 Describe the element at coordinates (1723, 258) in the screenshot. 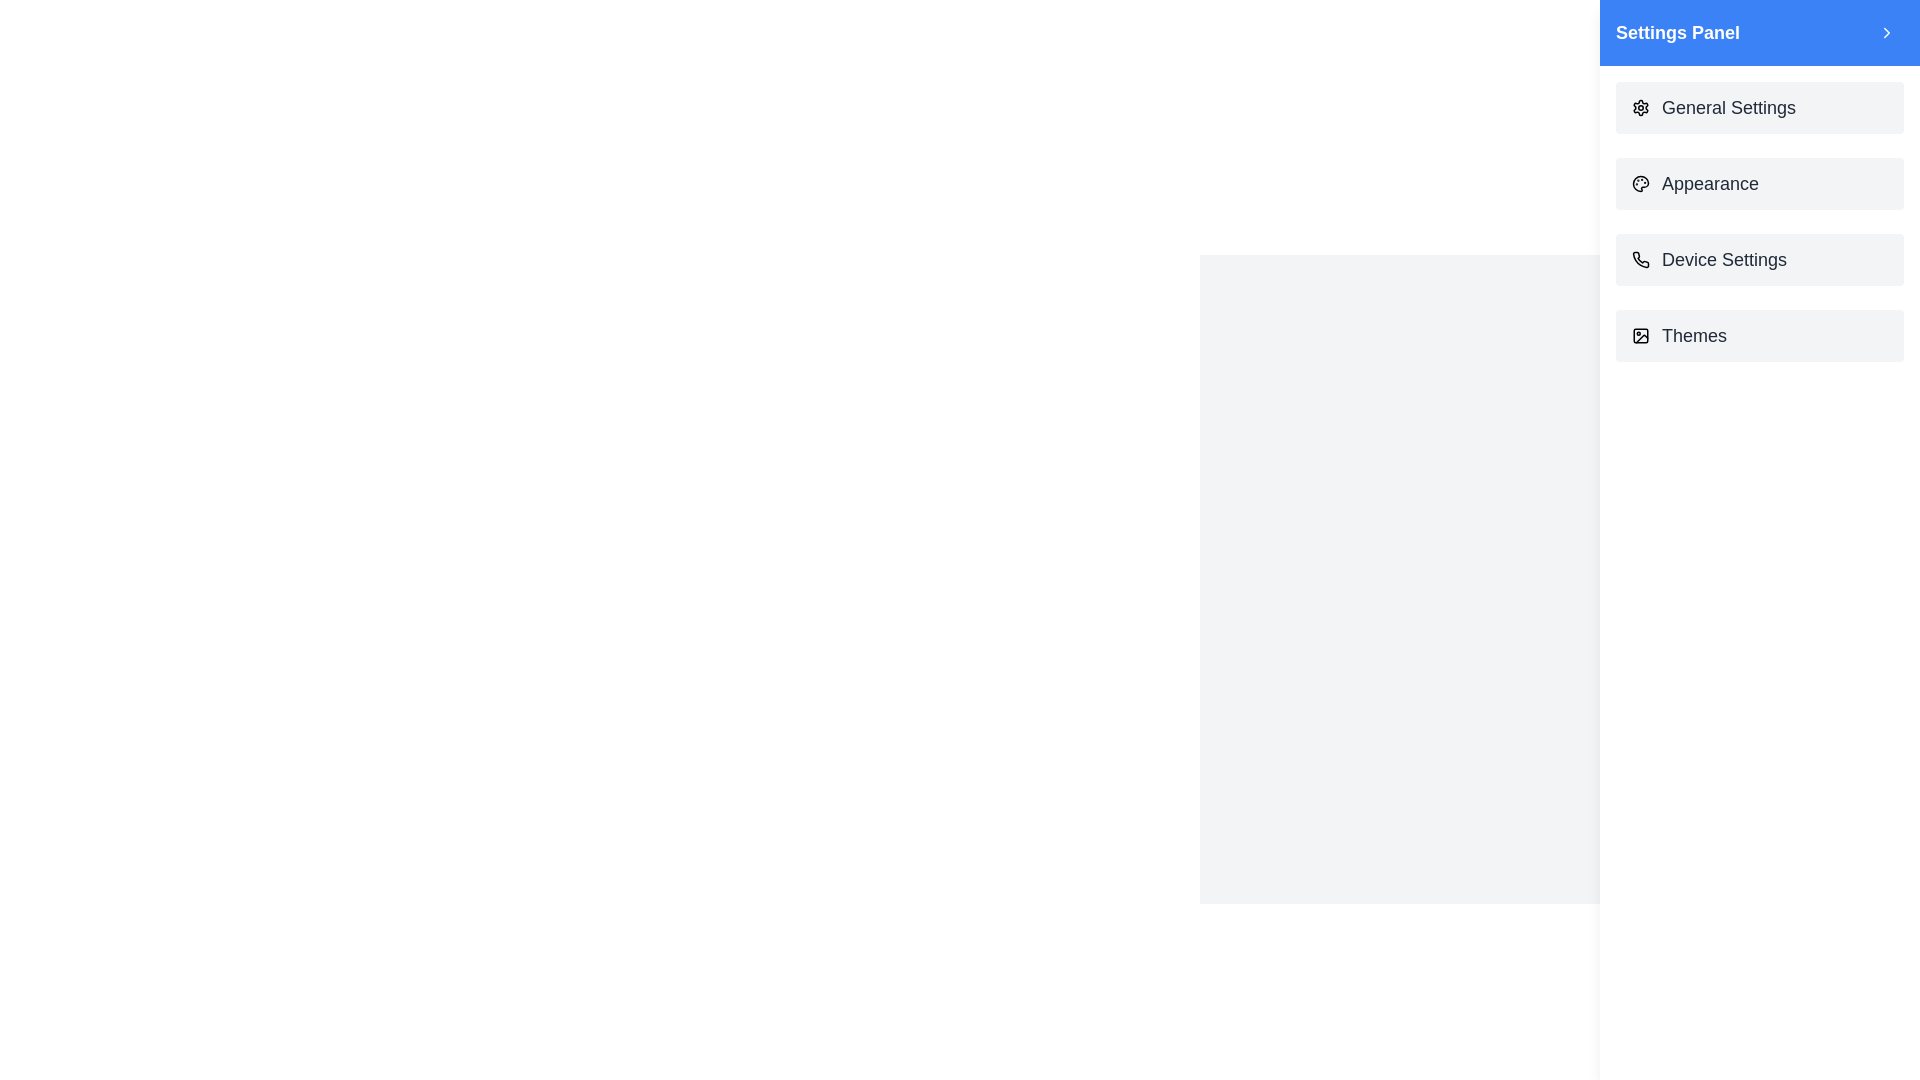

I see `the 'Device Settings' text label in the sidebar menu to potentially see a tooltip` at that location.